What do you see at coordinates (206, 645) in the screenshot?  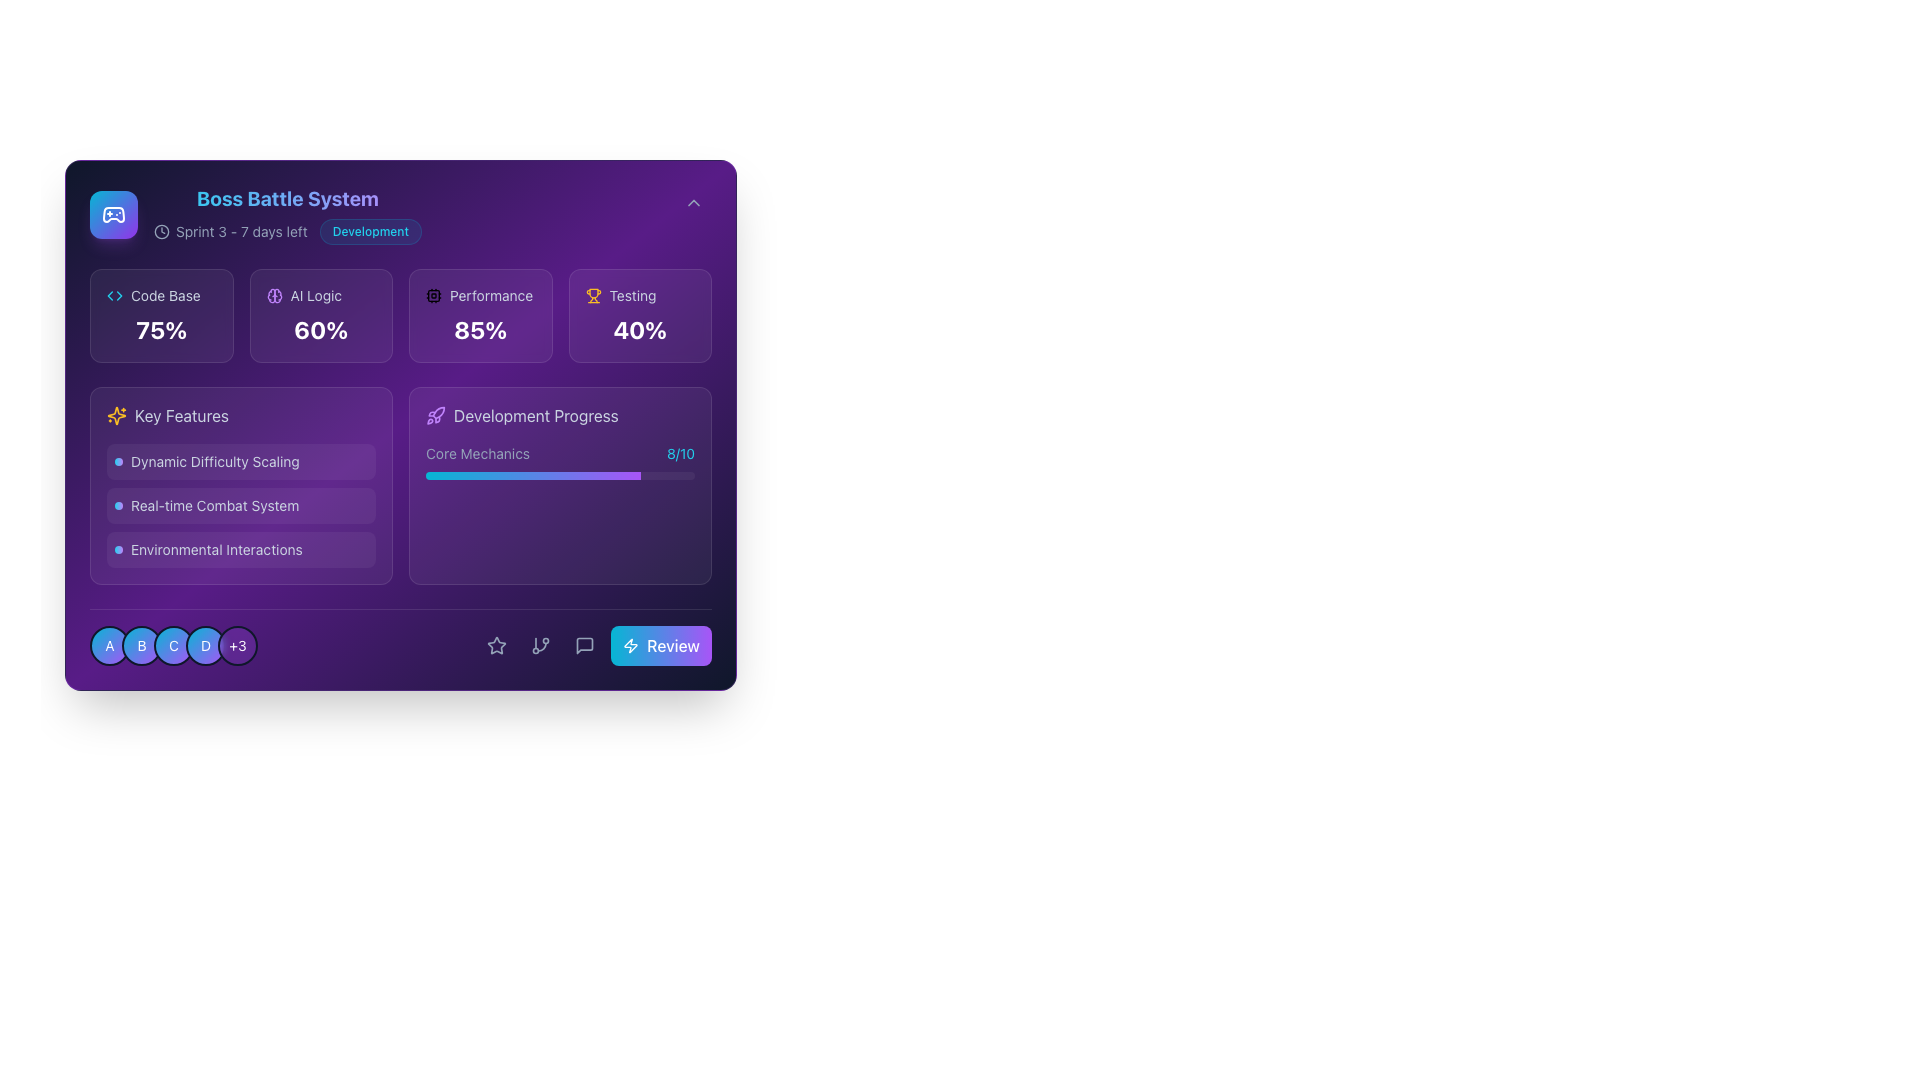 I see `the circular button labeled 'D' with a gradient background transitioning from cyan to purple` at bounding box center [206, 645].